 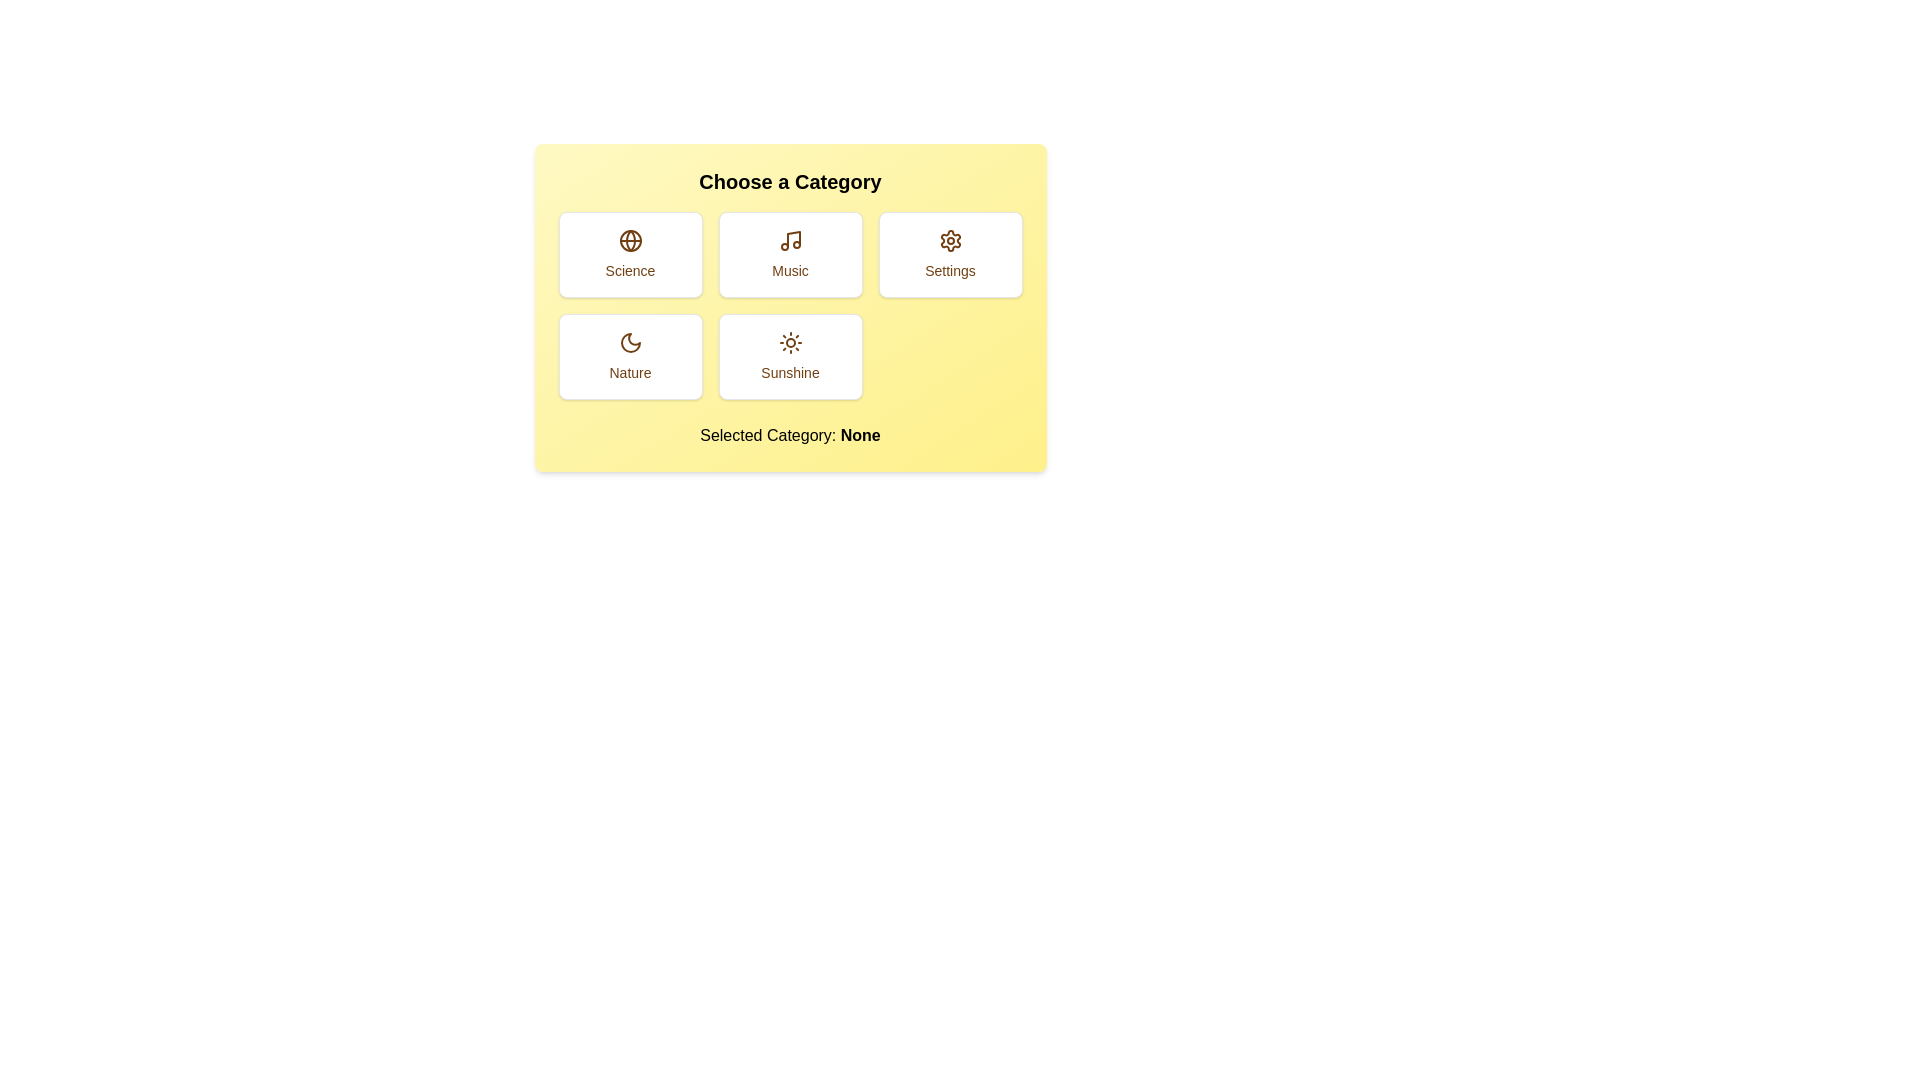 What do you see at coordinates (789, 356) in the screenshot?
I see `the 'Sunshine' button` at bounding box center [789, 356].